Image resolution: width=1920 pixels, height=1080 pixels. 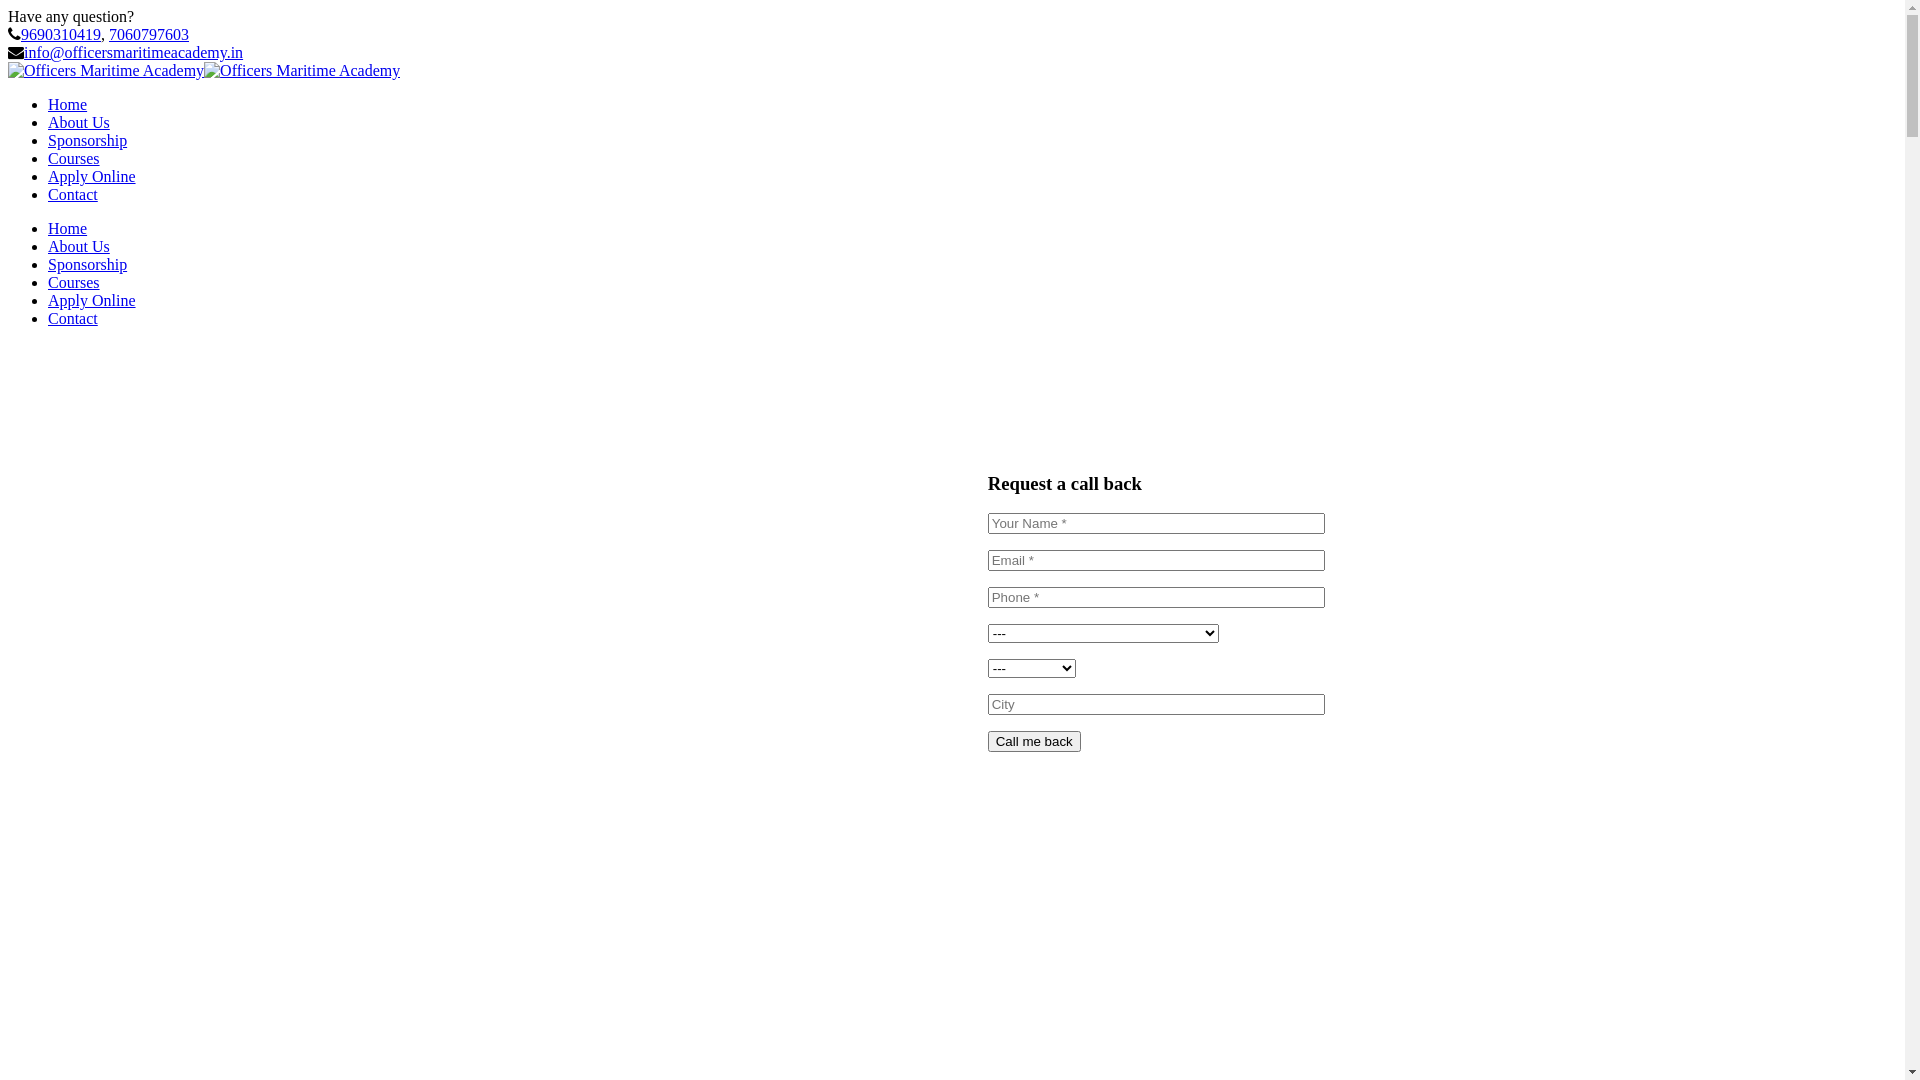 What do you see at coordinates (1034, 741) in the screenshot?
I see `'Call me back'` at bounding box center [1034, 741].